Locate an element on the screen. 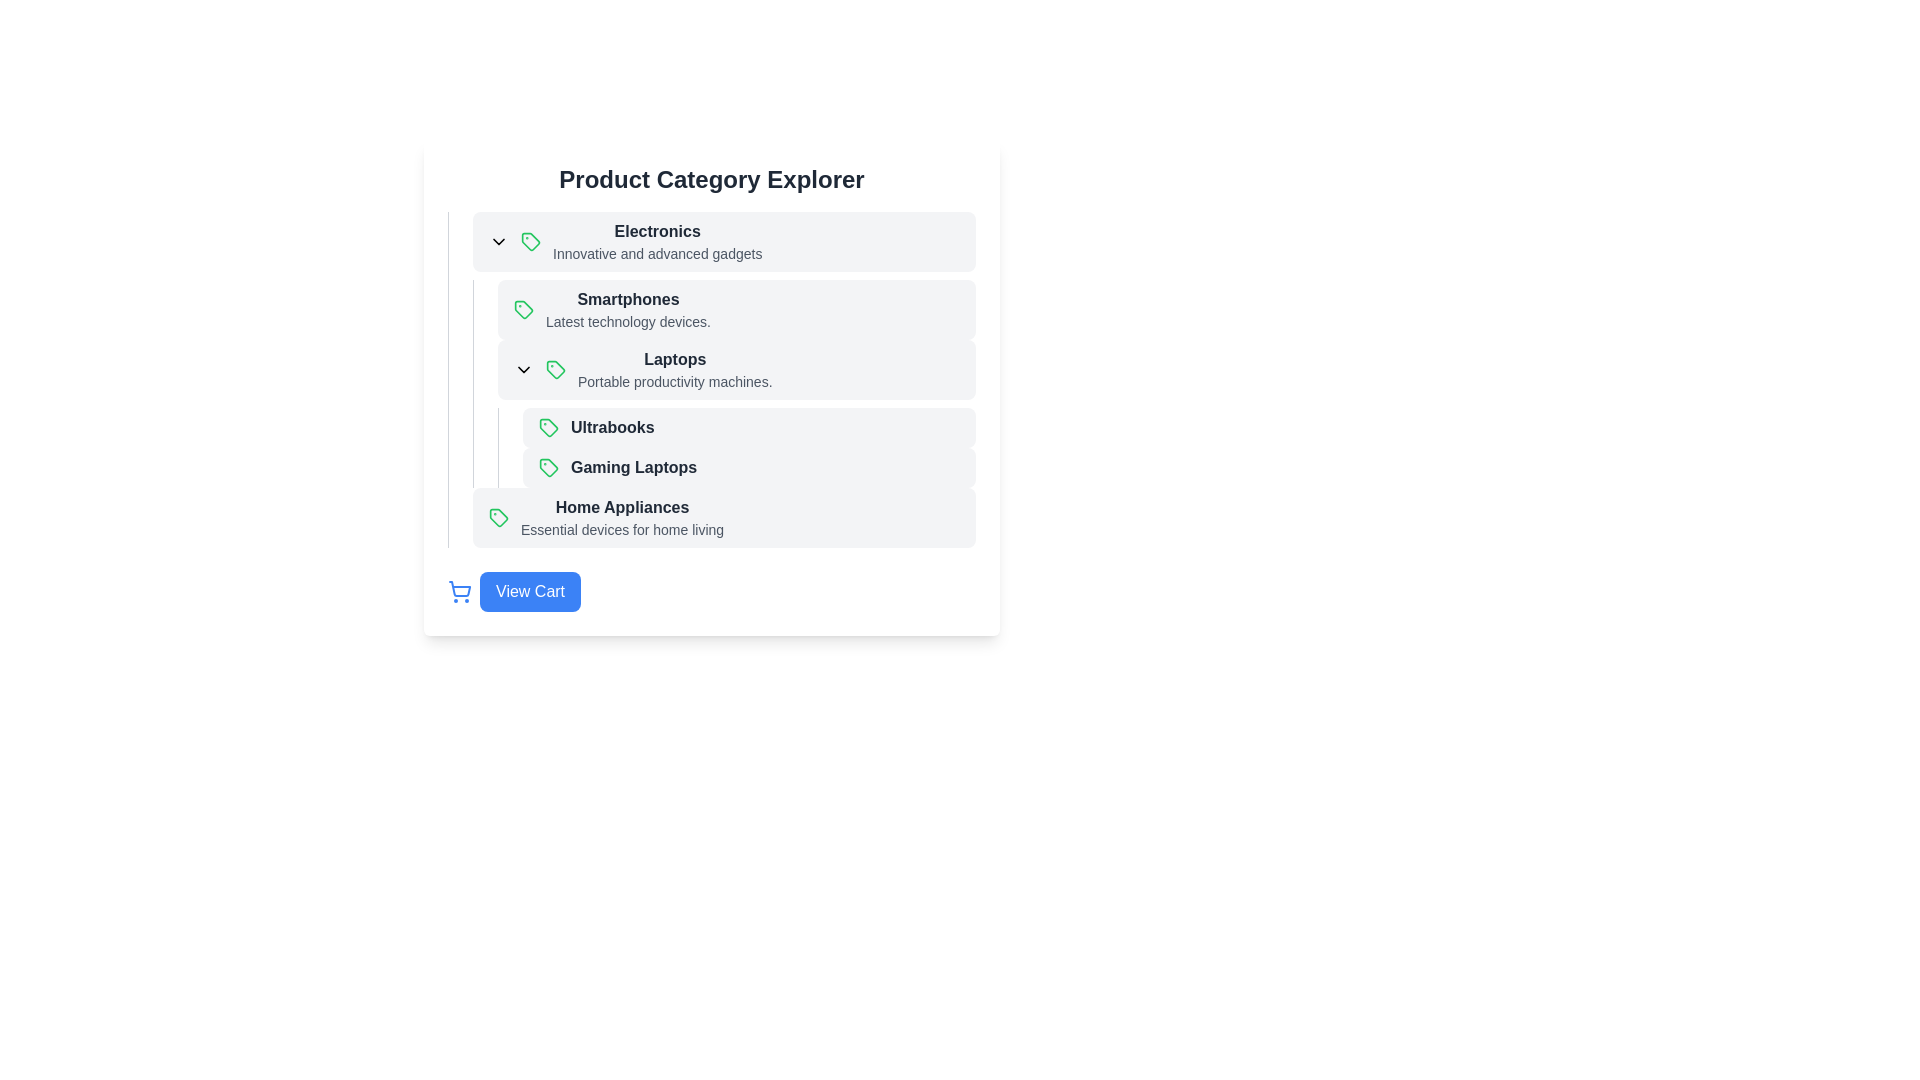 The height and width of the screenshot is (1080, 1920). the small green tag icon with a circular dot, which is the first icon in the row labeled 'Gaming Laptops' is located at coordinates (548, 467).